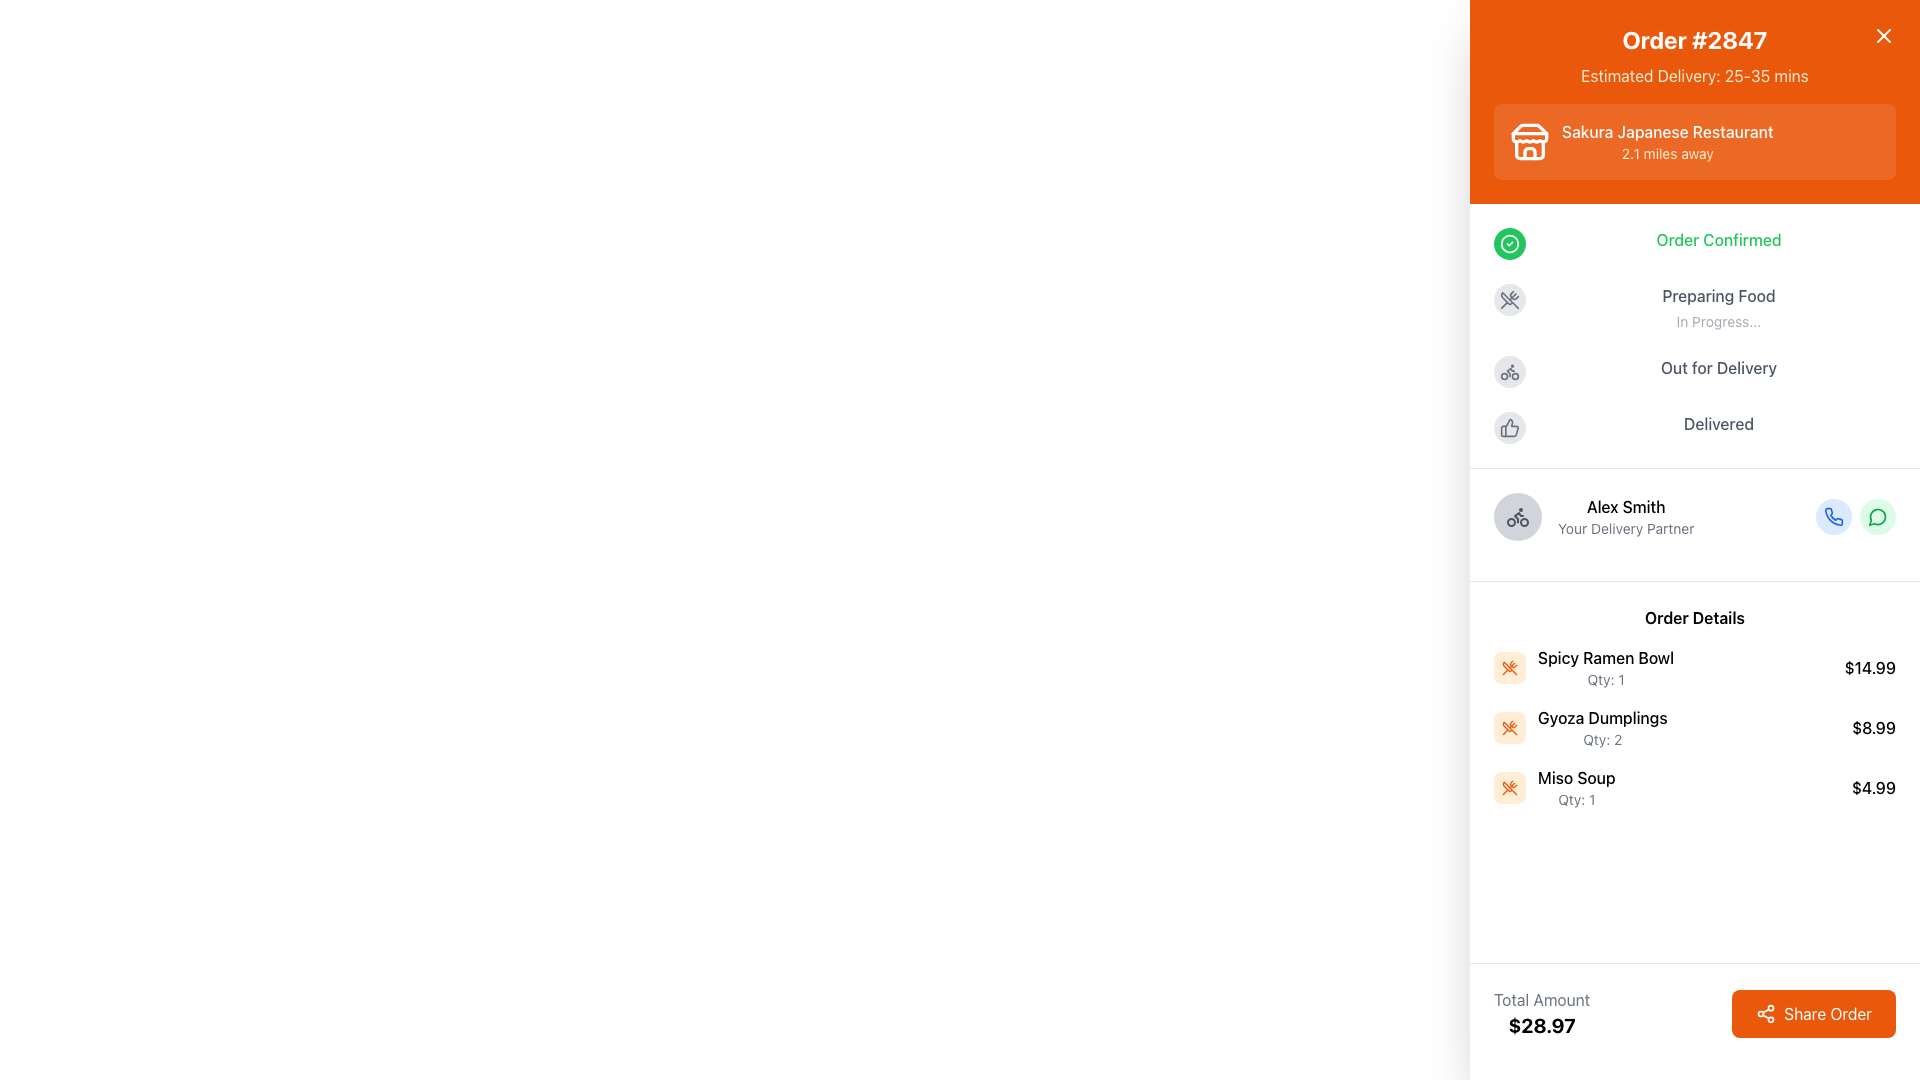  Describe the element at coordinates (1510, 242) in the screenshot. I see `the circular icon with a white checkmark within a green border, located next to the 'Order Confirmed' text in the right-side panel` at that location.